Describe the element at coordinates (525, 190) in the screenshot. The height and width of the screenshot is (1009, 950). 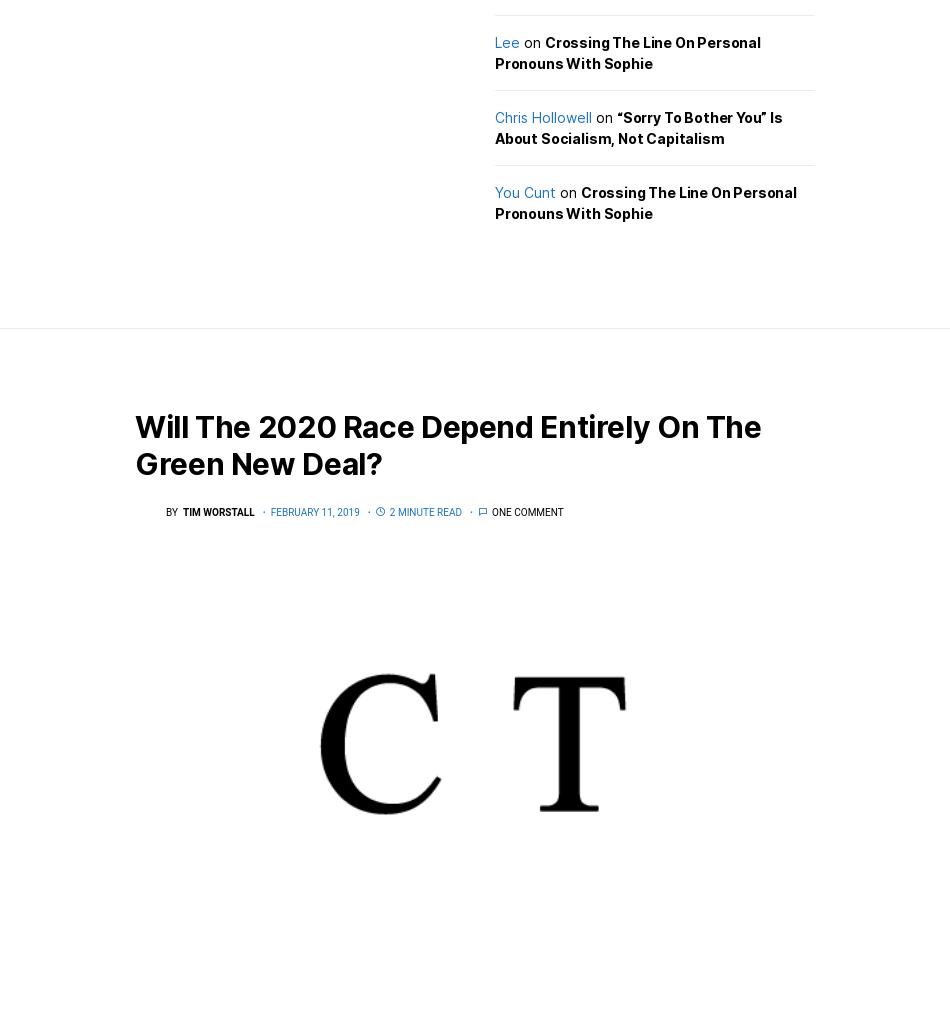
I see `'You Cunt'` at that location.